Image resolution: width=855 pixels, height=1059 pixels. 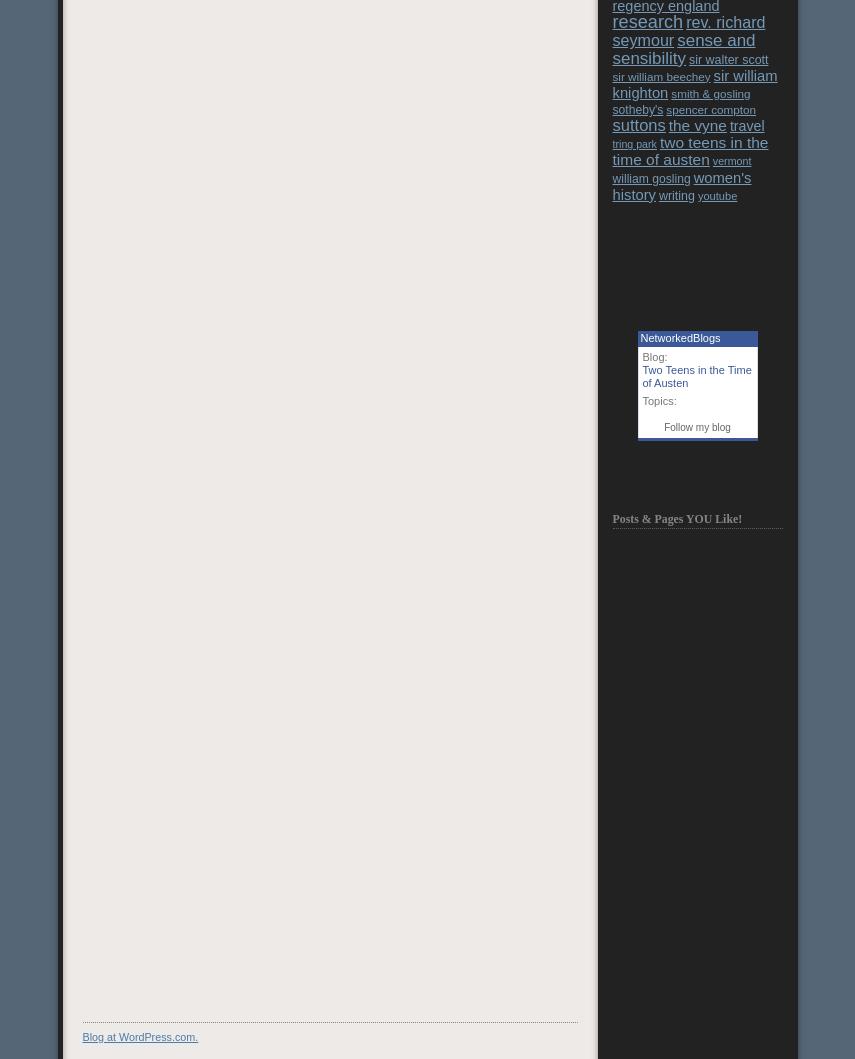 What do you see at coordinates (688, 31) in the screenshot?
I see `'rev. richard seymour'` at bounding box center [688, 31].